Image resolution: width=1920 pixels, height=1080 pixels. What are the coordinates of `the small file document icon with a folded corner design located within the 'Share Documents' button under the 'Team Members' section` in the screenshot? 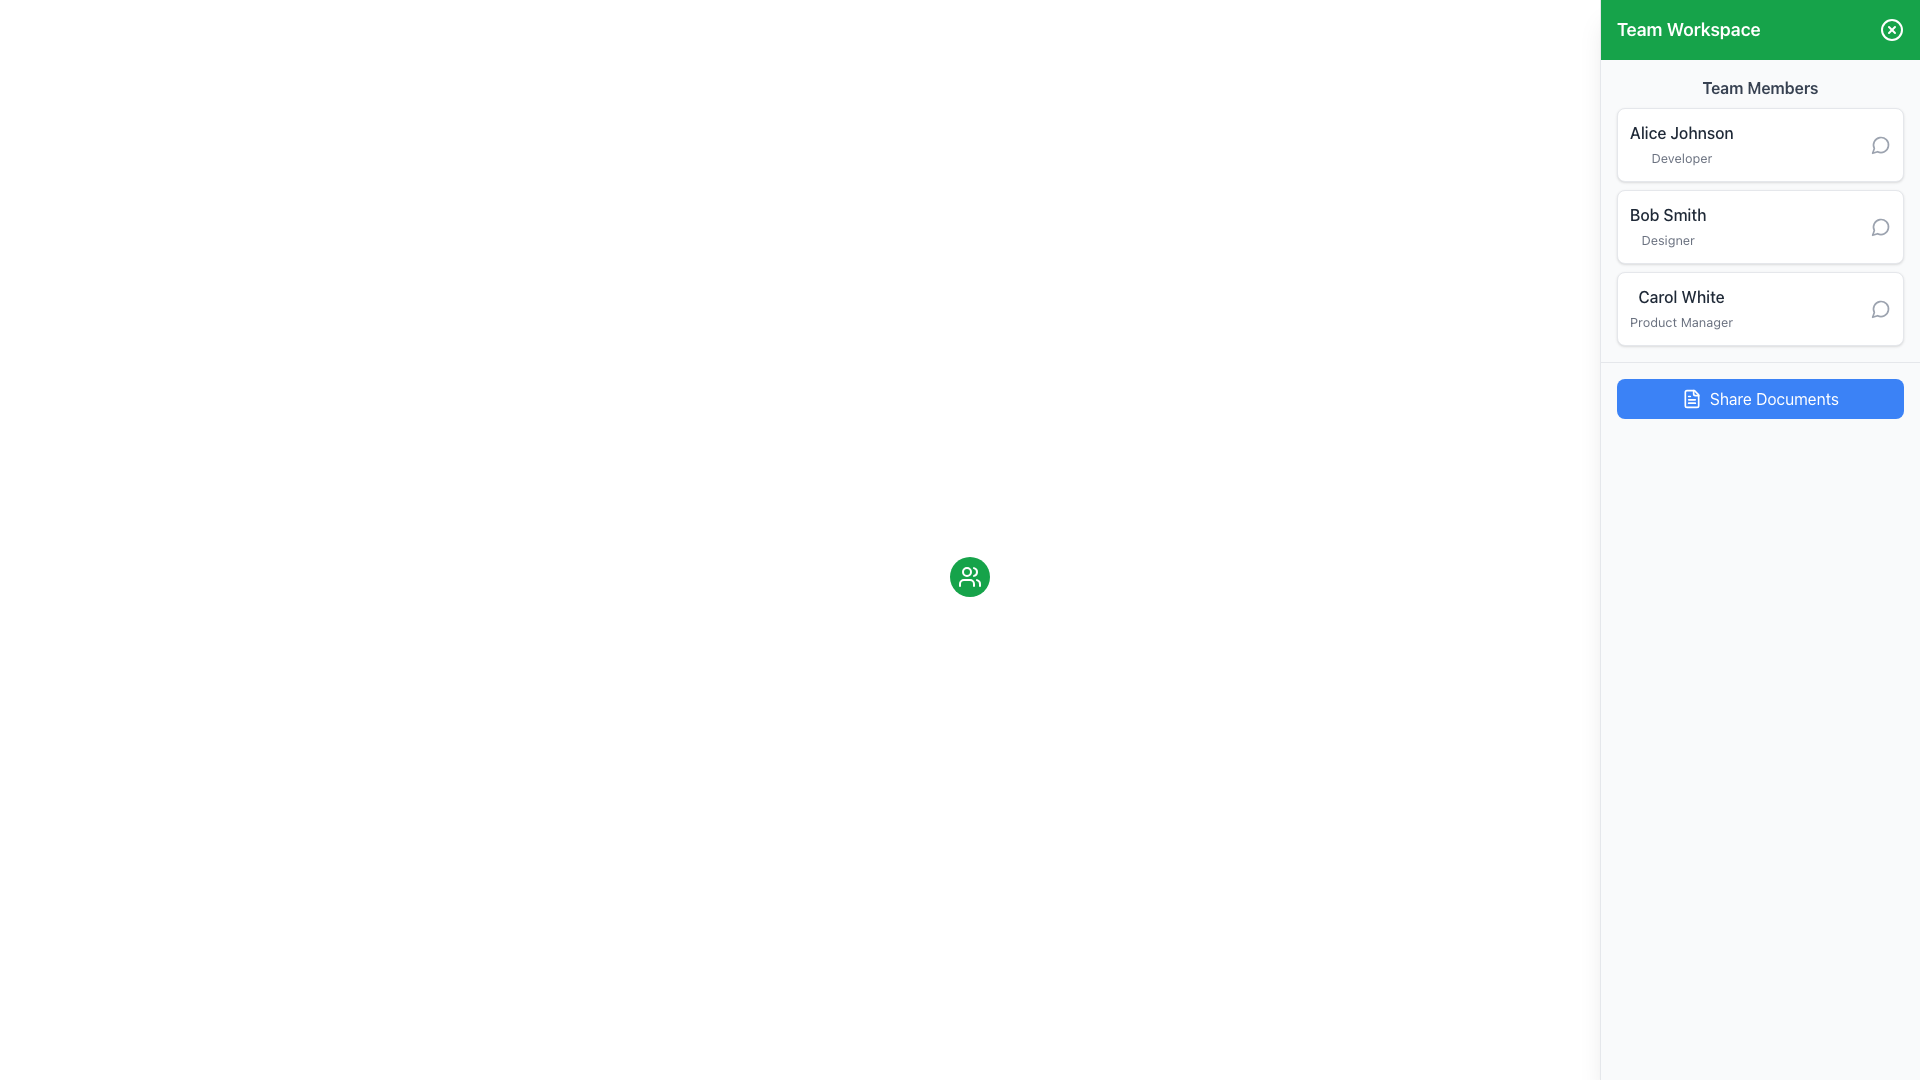 It's located at (1690, 398).